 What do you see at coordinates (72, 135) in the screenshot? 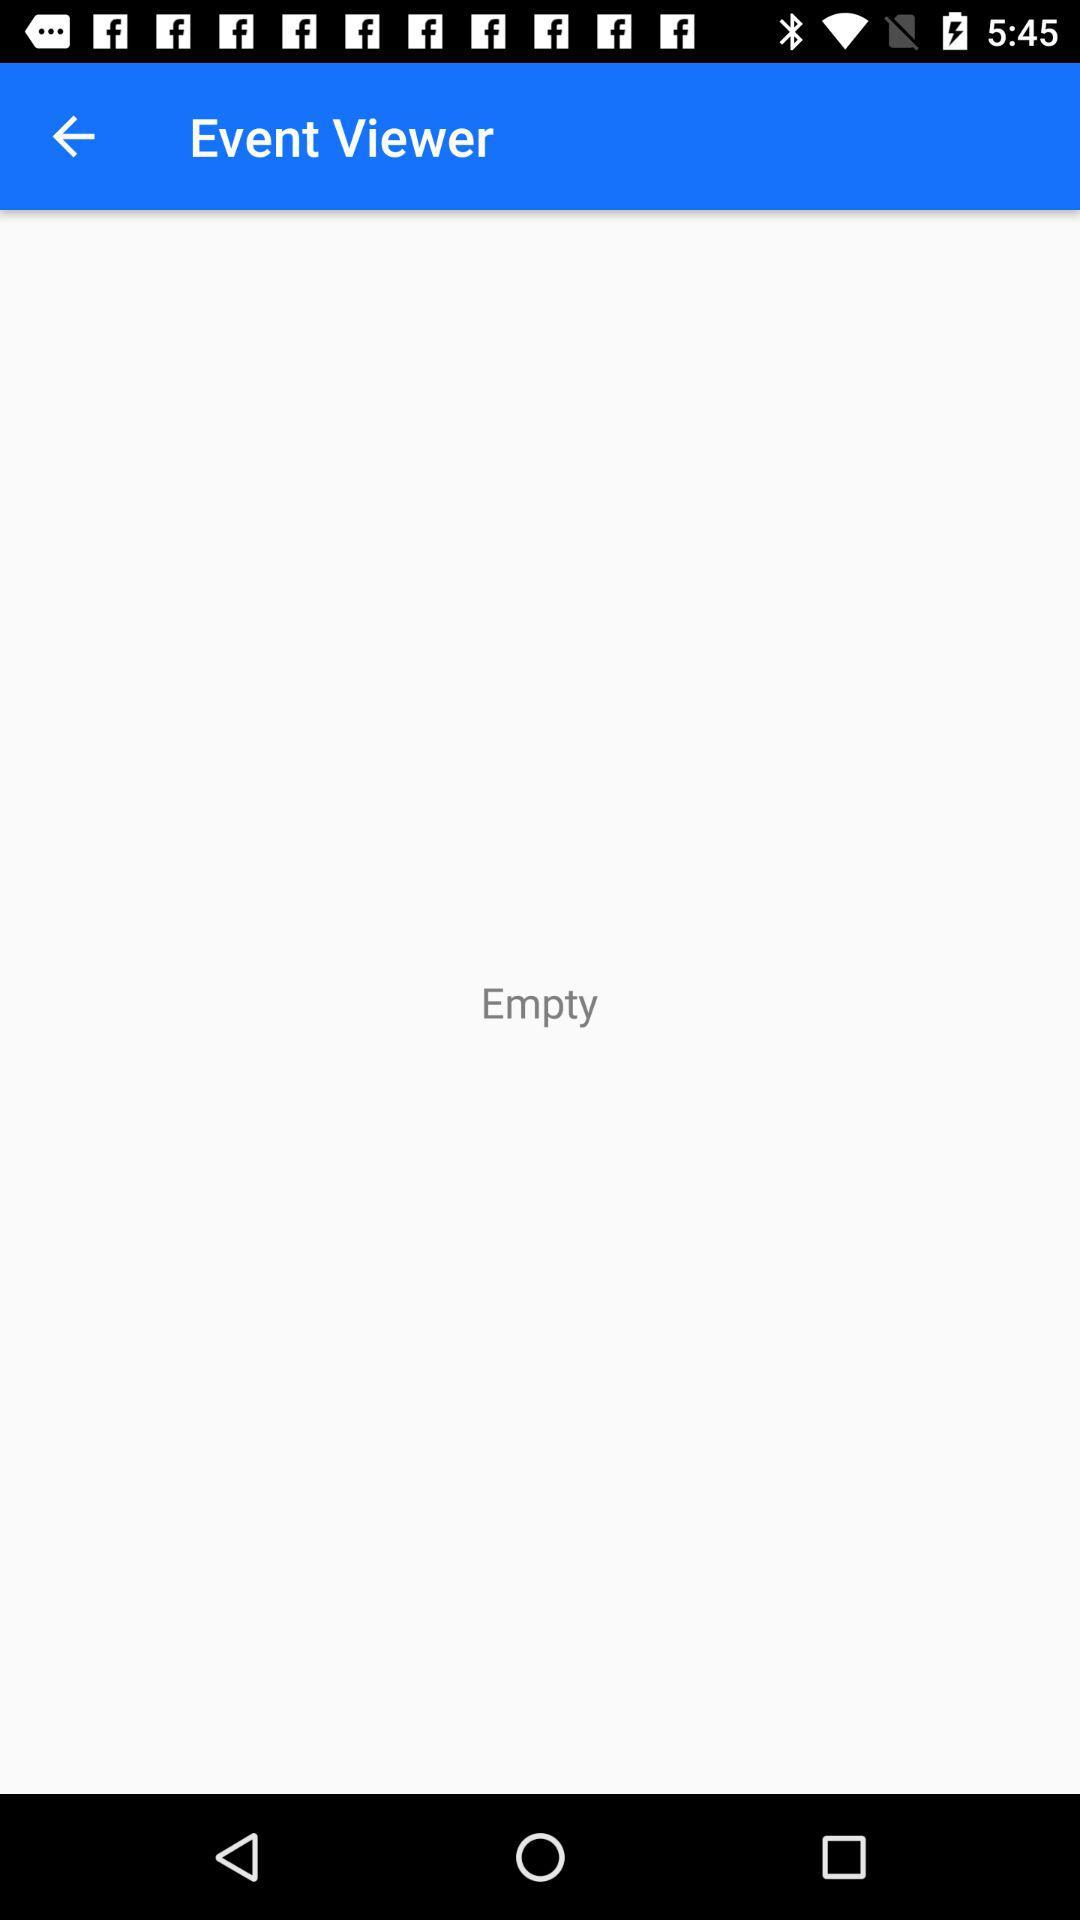
I see `item to the left of event viewer` at bounding box center [72, 135].